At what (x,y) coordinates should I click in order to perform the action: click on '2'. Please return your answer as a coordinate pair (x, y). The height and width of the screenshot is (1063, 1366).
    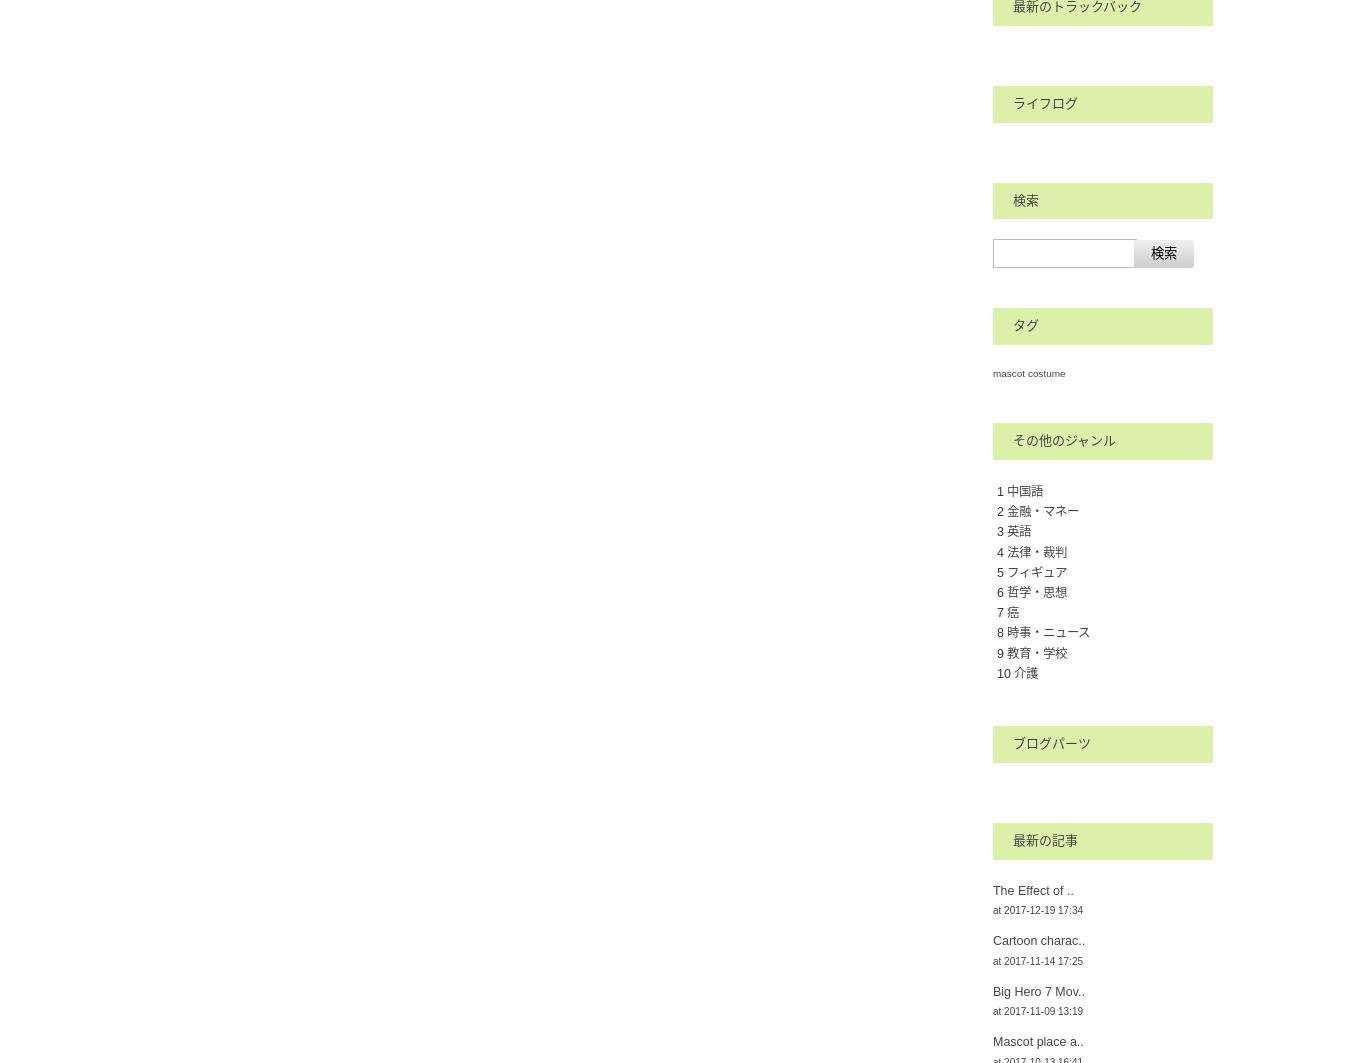
    Looking at the image, I should click on (1001, 512).